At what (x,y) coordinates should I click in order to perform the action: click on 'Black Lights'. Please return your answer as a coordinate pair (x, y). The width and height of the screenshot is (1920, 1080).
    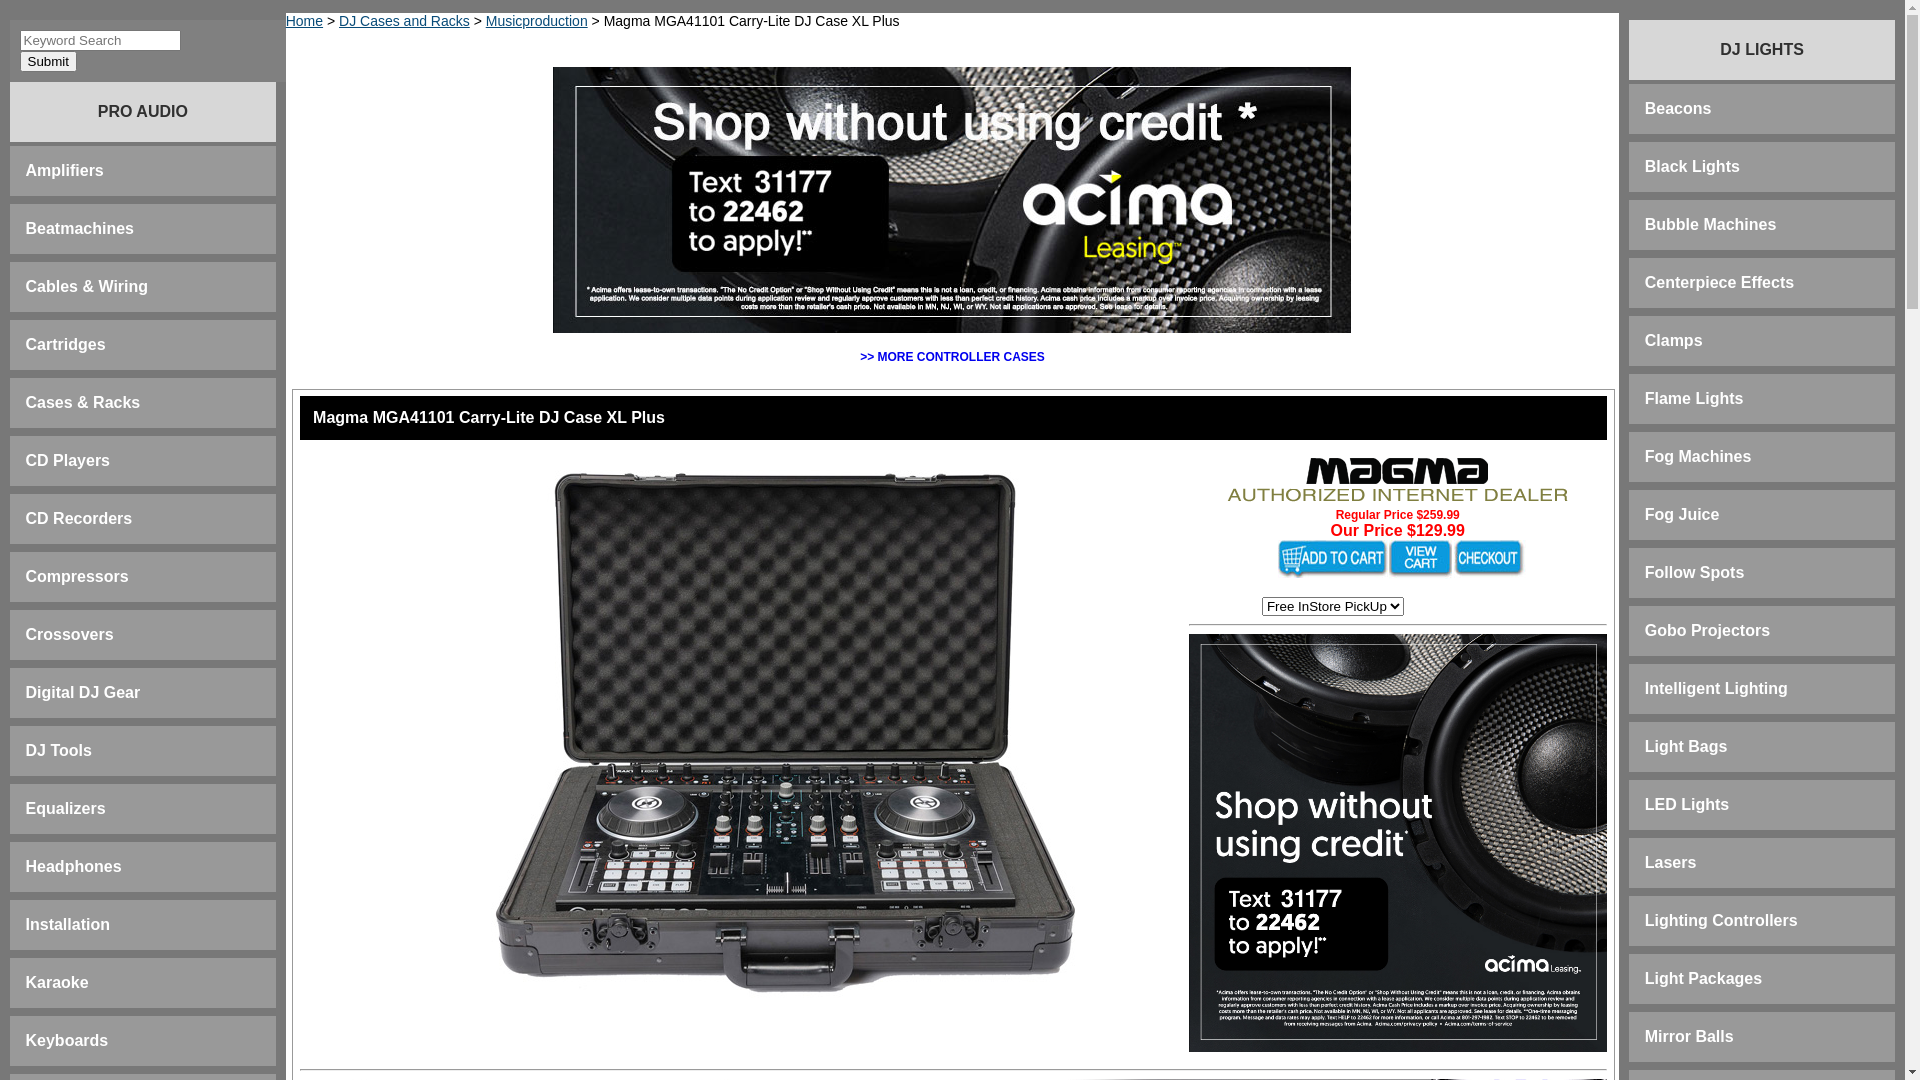
    Looking at the image, I should click on (1691, 165).